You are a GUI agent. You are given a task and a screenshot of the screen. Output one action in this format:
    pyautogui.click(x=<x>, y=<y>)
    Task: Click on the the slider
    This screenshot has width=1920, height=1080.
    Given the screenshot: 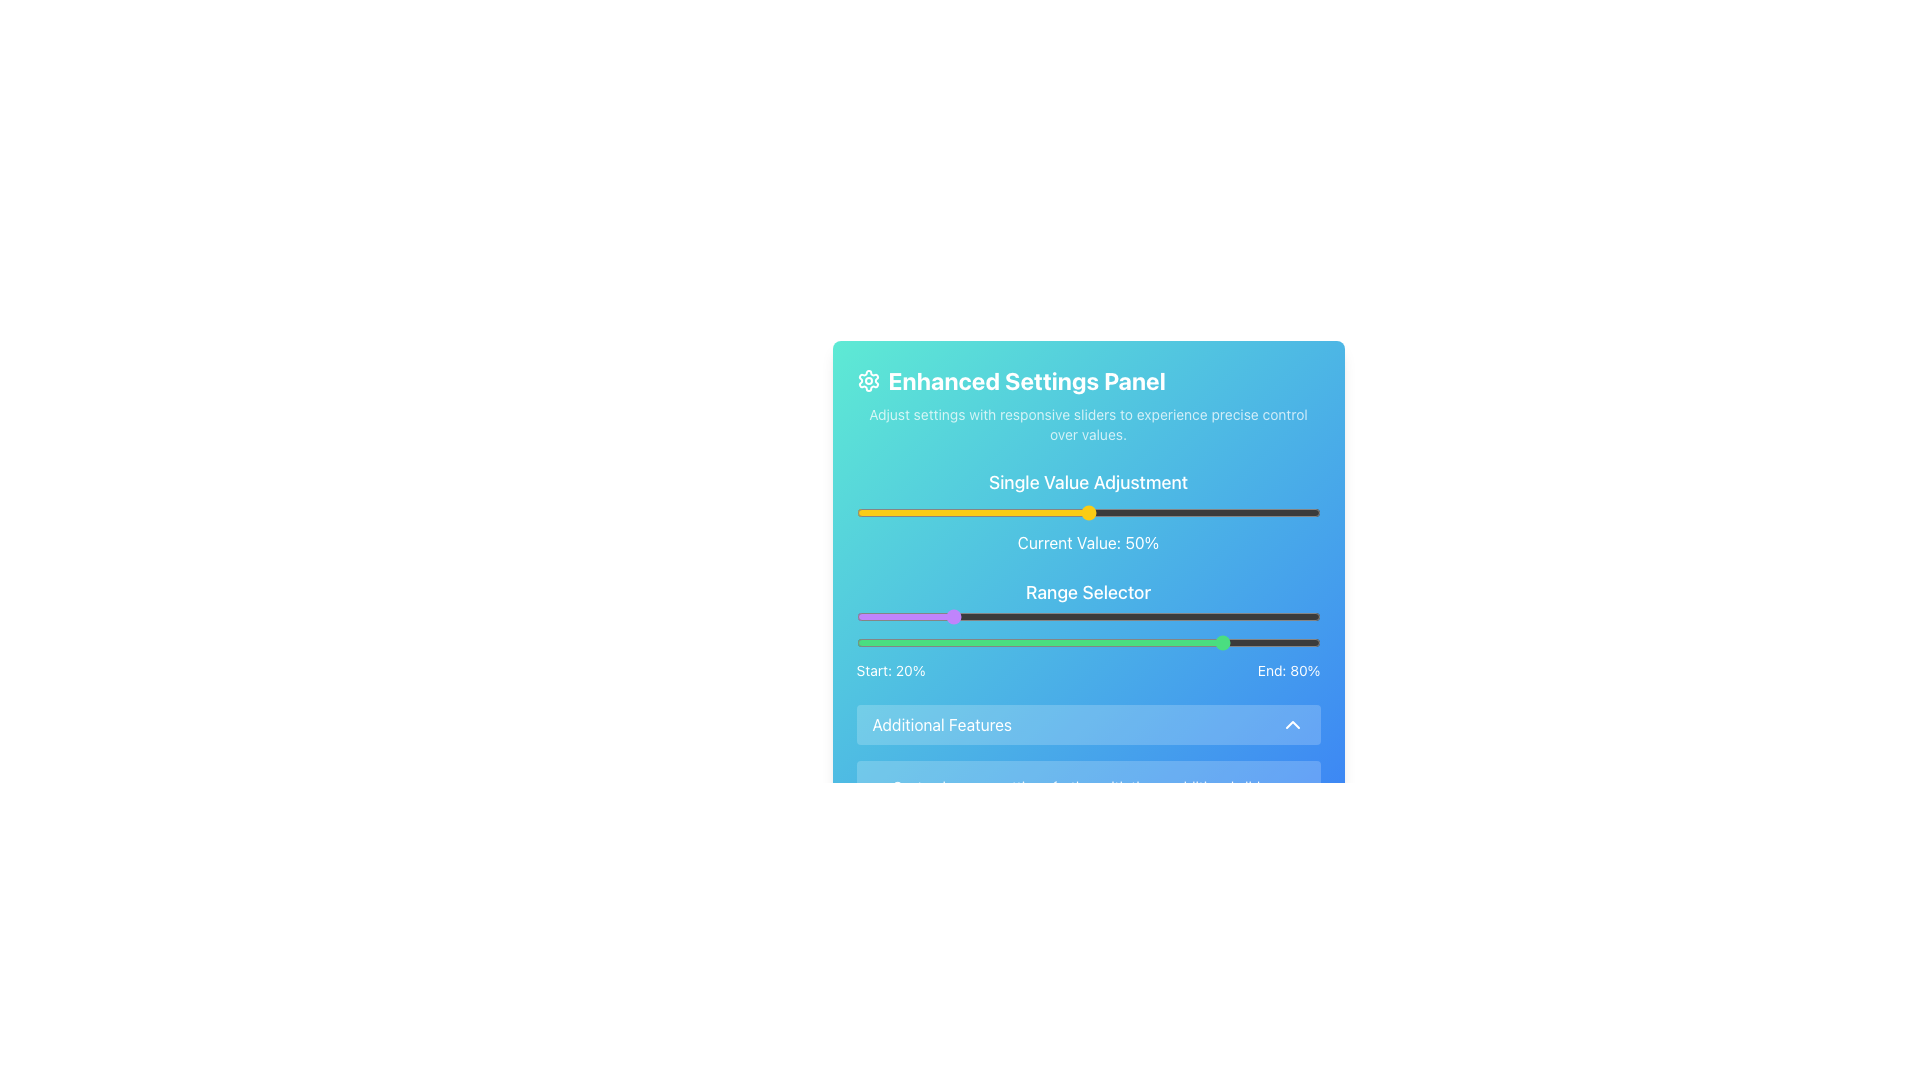 What is the action you would take?
    pyautogui.click(x=883, y=512)
    